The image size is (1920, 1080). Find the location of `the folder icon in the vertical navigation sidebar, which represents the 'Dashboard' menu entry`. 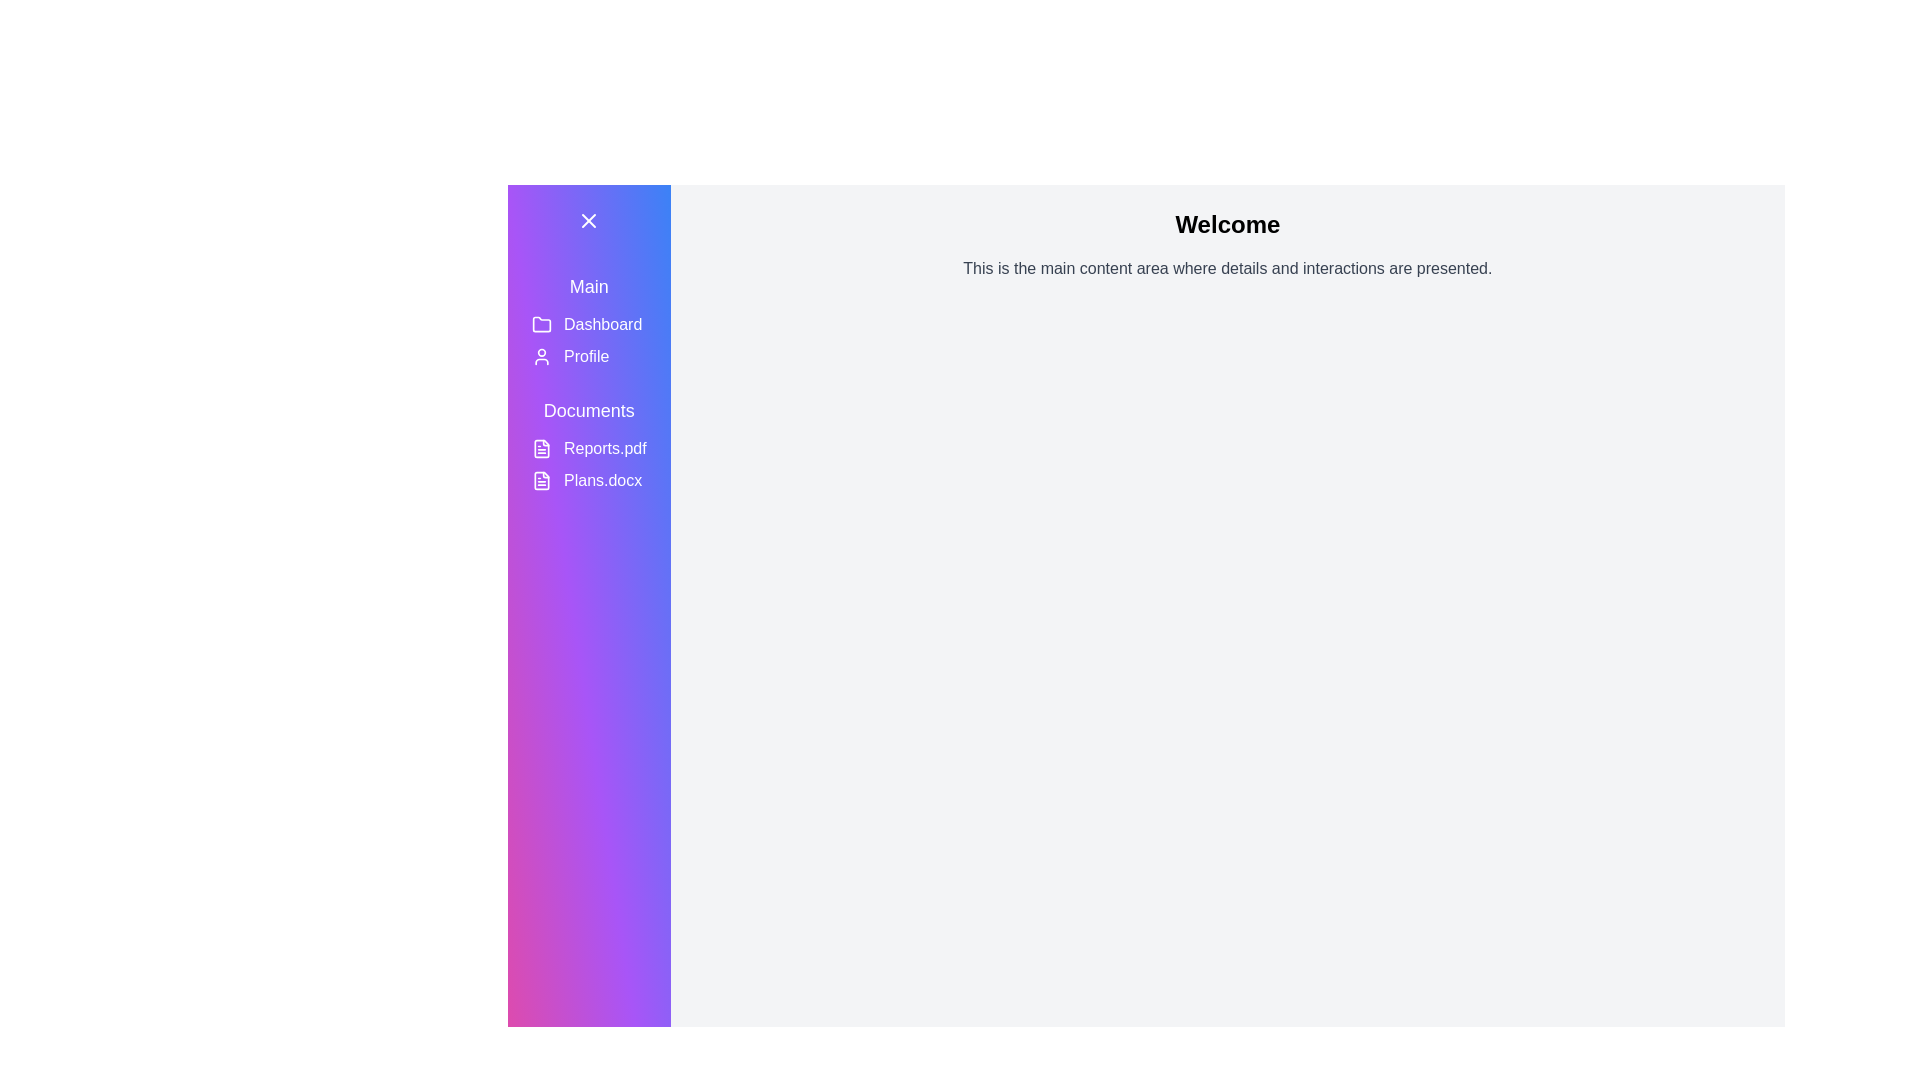

the folder icon in the vertical navigation sidebar, which represents the 'Dashboard' menu entry is located at coordinates (542, 323).